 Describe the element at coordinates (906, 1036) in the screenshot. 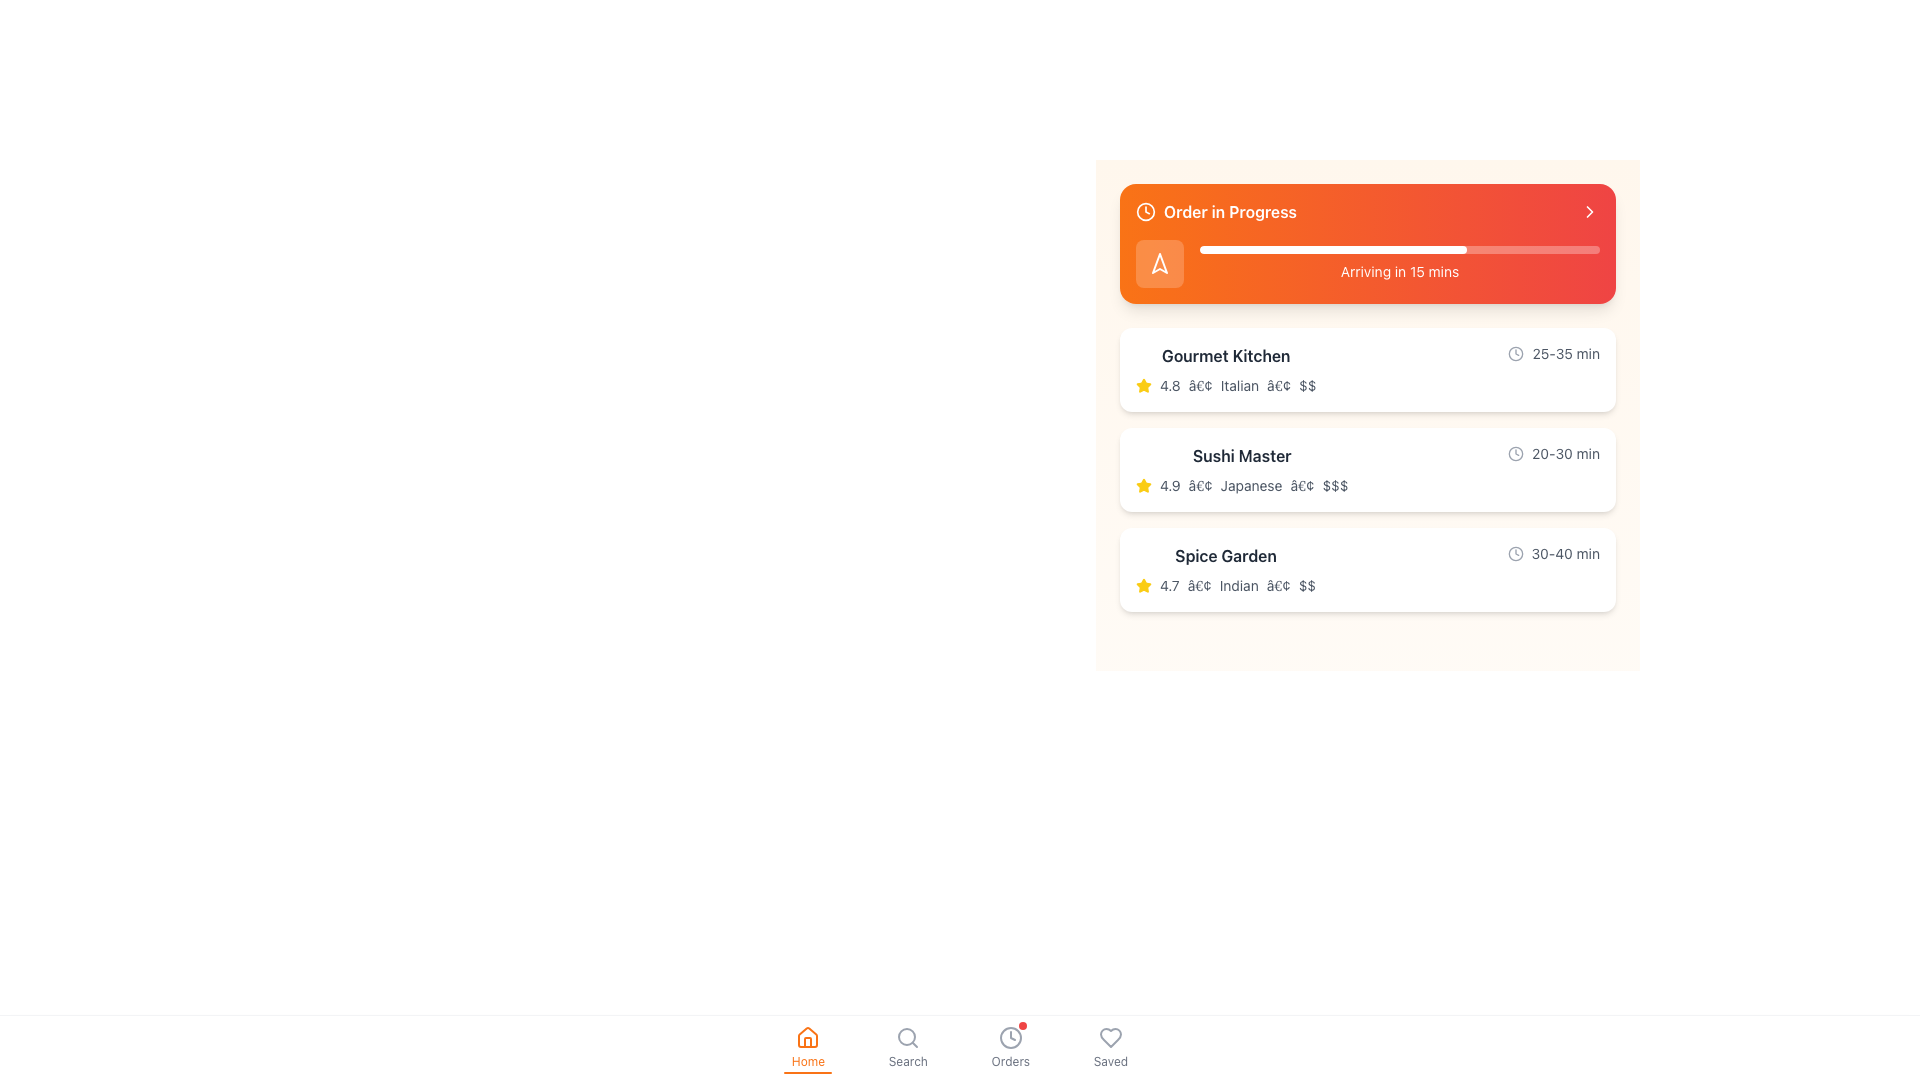

I see `the SVG circle shape representing the Search functionality in the bottom navigation bar to trigger hover styles` at that location.